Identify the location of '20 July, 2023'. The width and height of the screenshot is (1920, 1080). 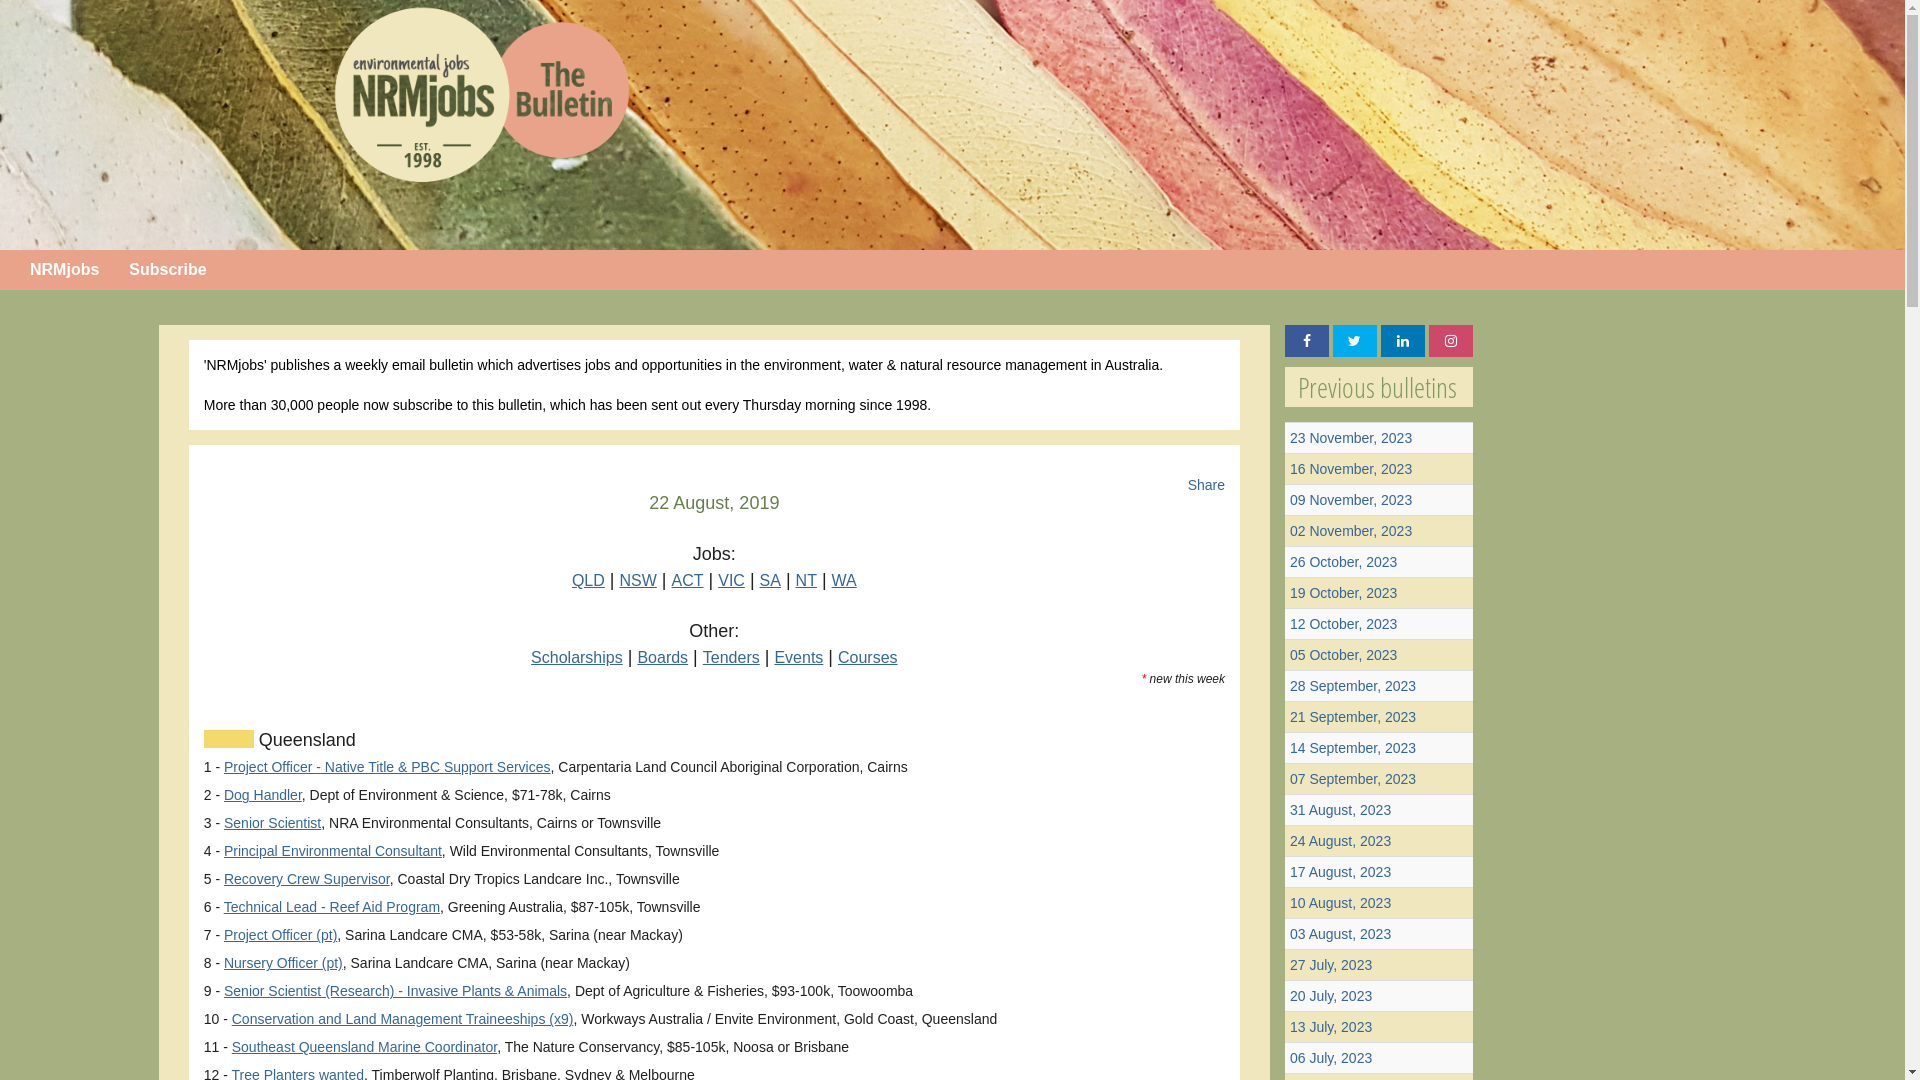
(1330, 995).